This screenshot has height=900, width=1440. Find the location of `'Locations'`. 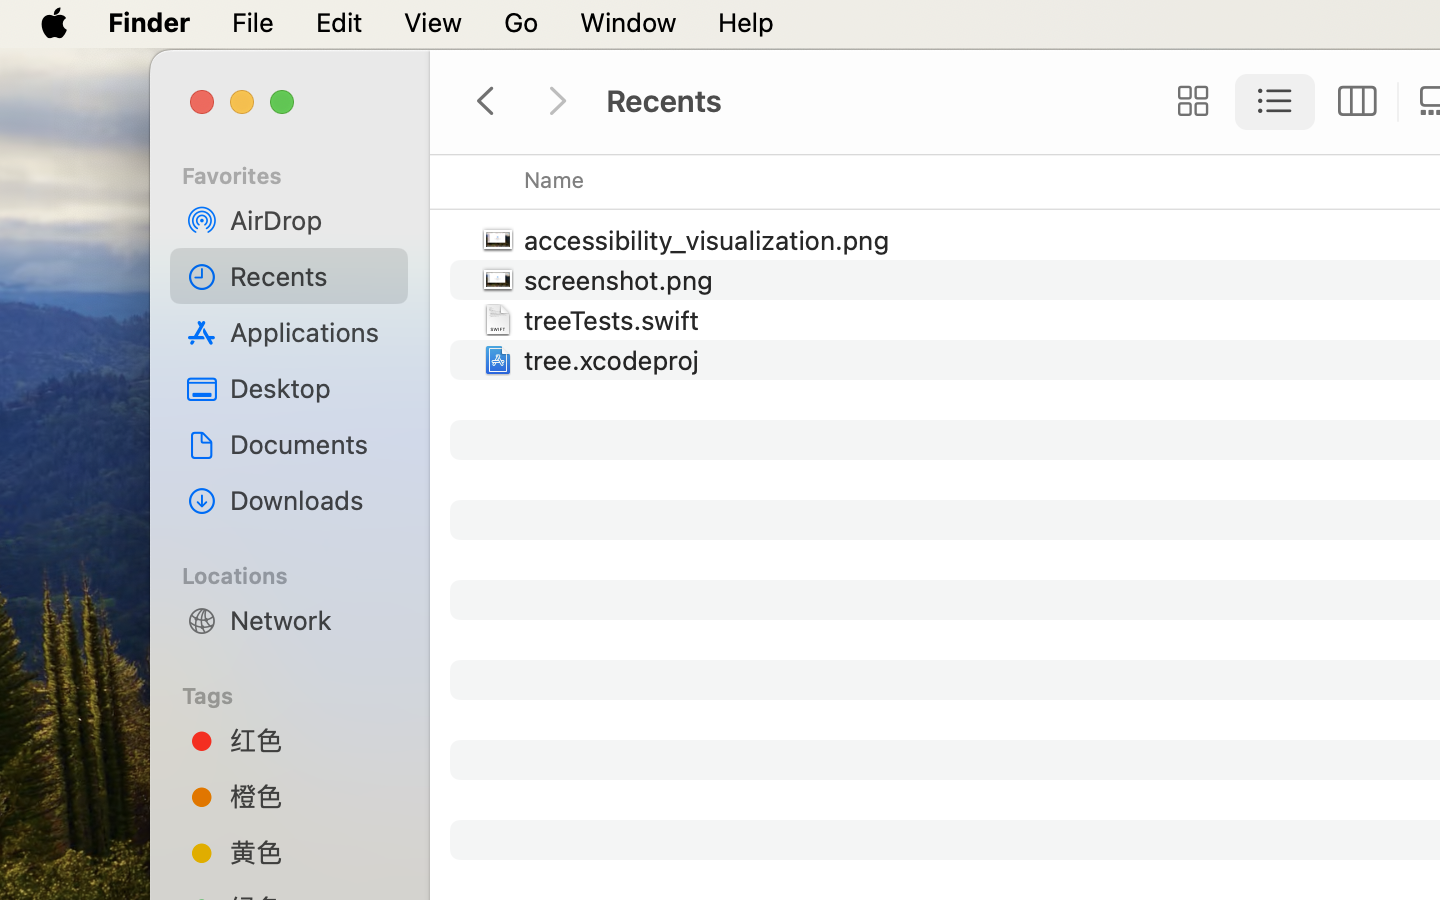

'Locations' is located at coordinates (299, 573).